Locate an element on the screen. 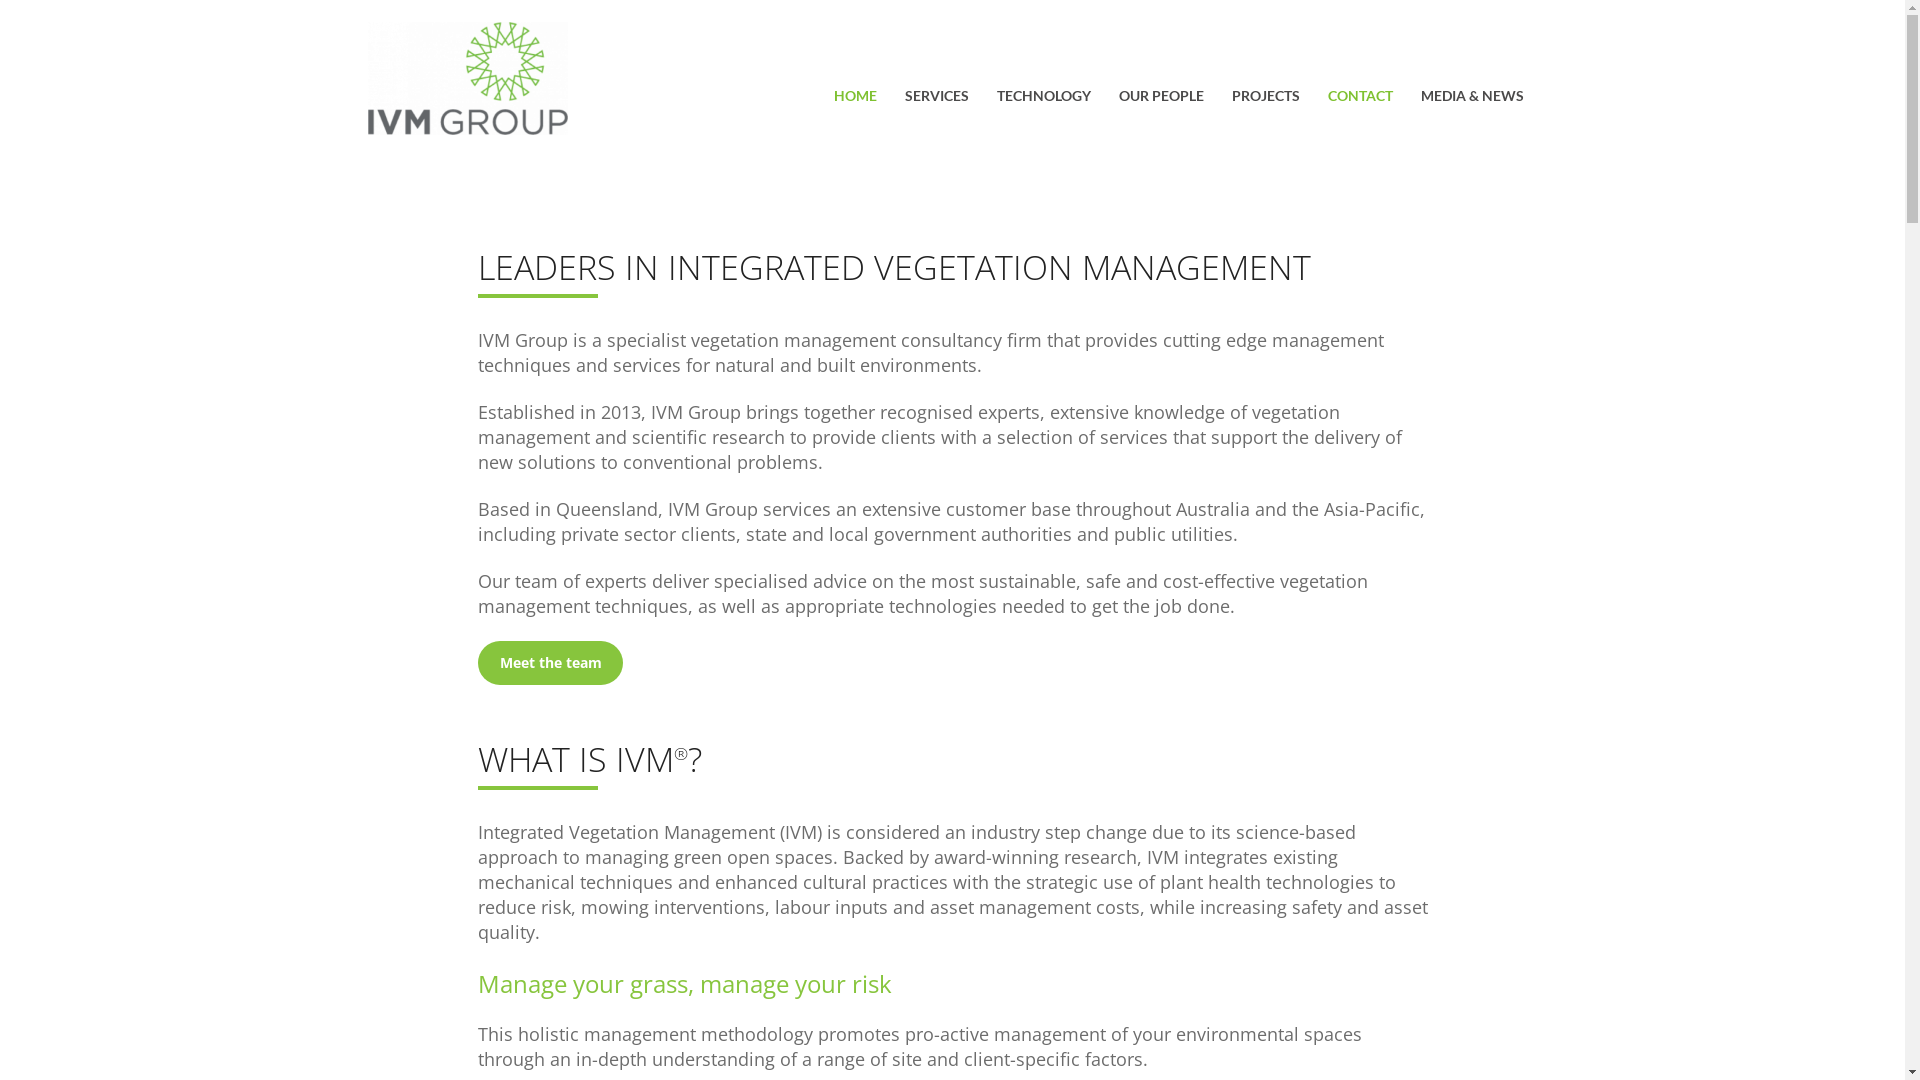  'Meet the team' is located at coordinates (477, 663).